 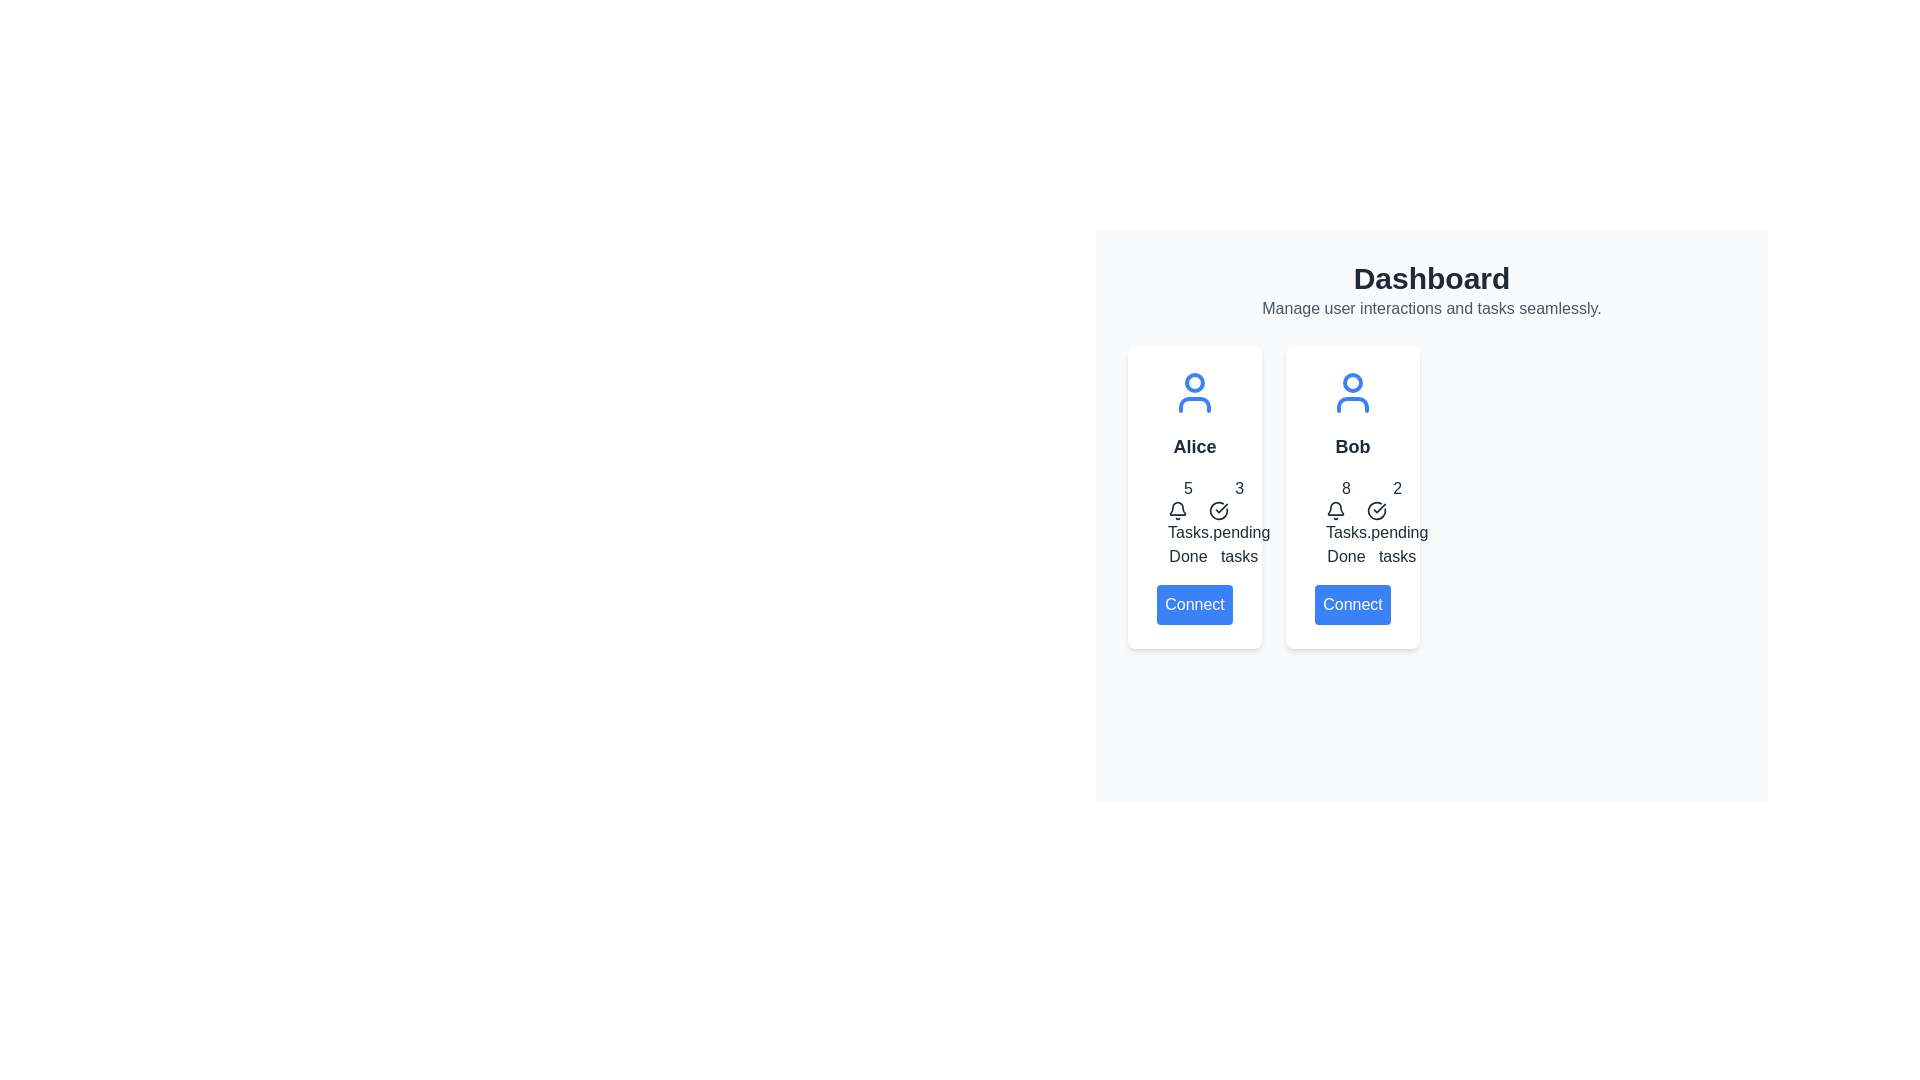 What do you see at coordinates (1375, 509) in the screenshot?
I see `the circular icon with a checkmark symbol inside it, located next to the text 'Done tasks' and below the number 2, as a visual cue` at bounding box center [1375, 509].